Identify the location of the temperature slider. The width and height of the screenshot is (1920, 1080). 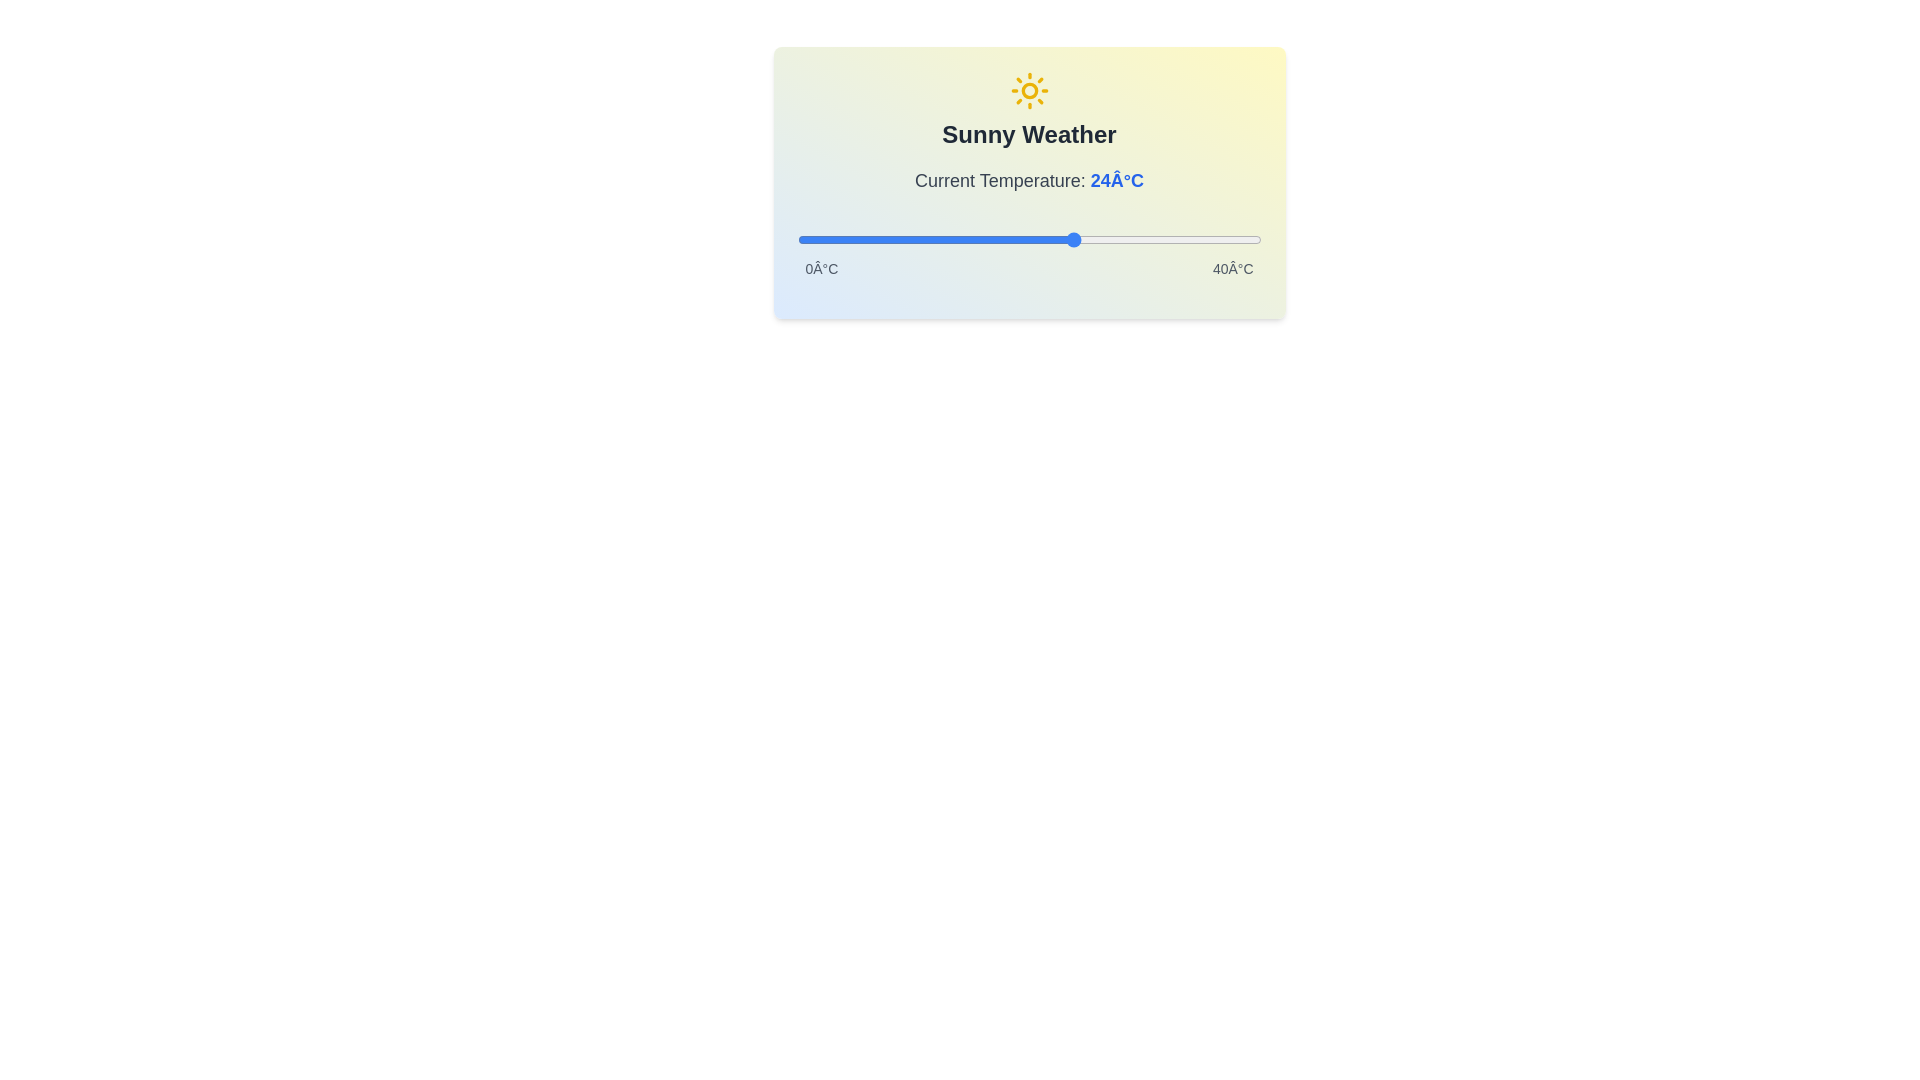
(1074, 238).